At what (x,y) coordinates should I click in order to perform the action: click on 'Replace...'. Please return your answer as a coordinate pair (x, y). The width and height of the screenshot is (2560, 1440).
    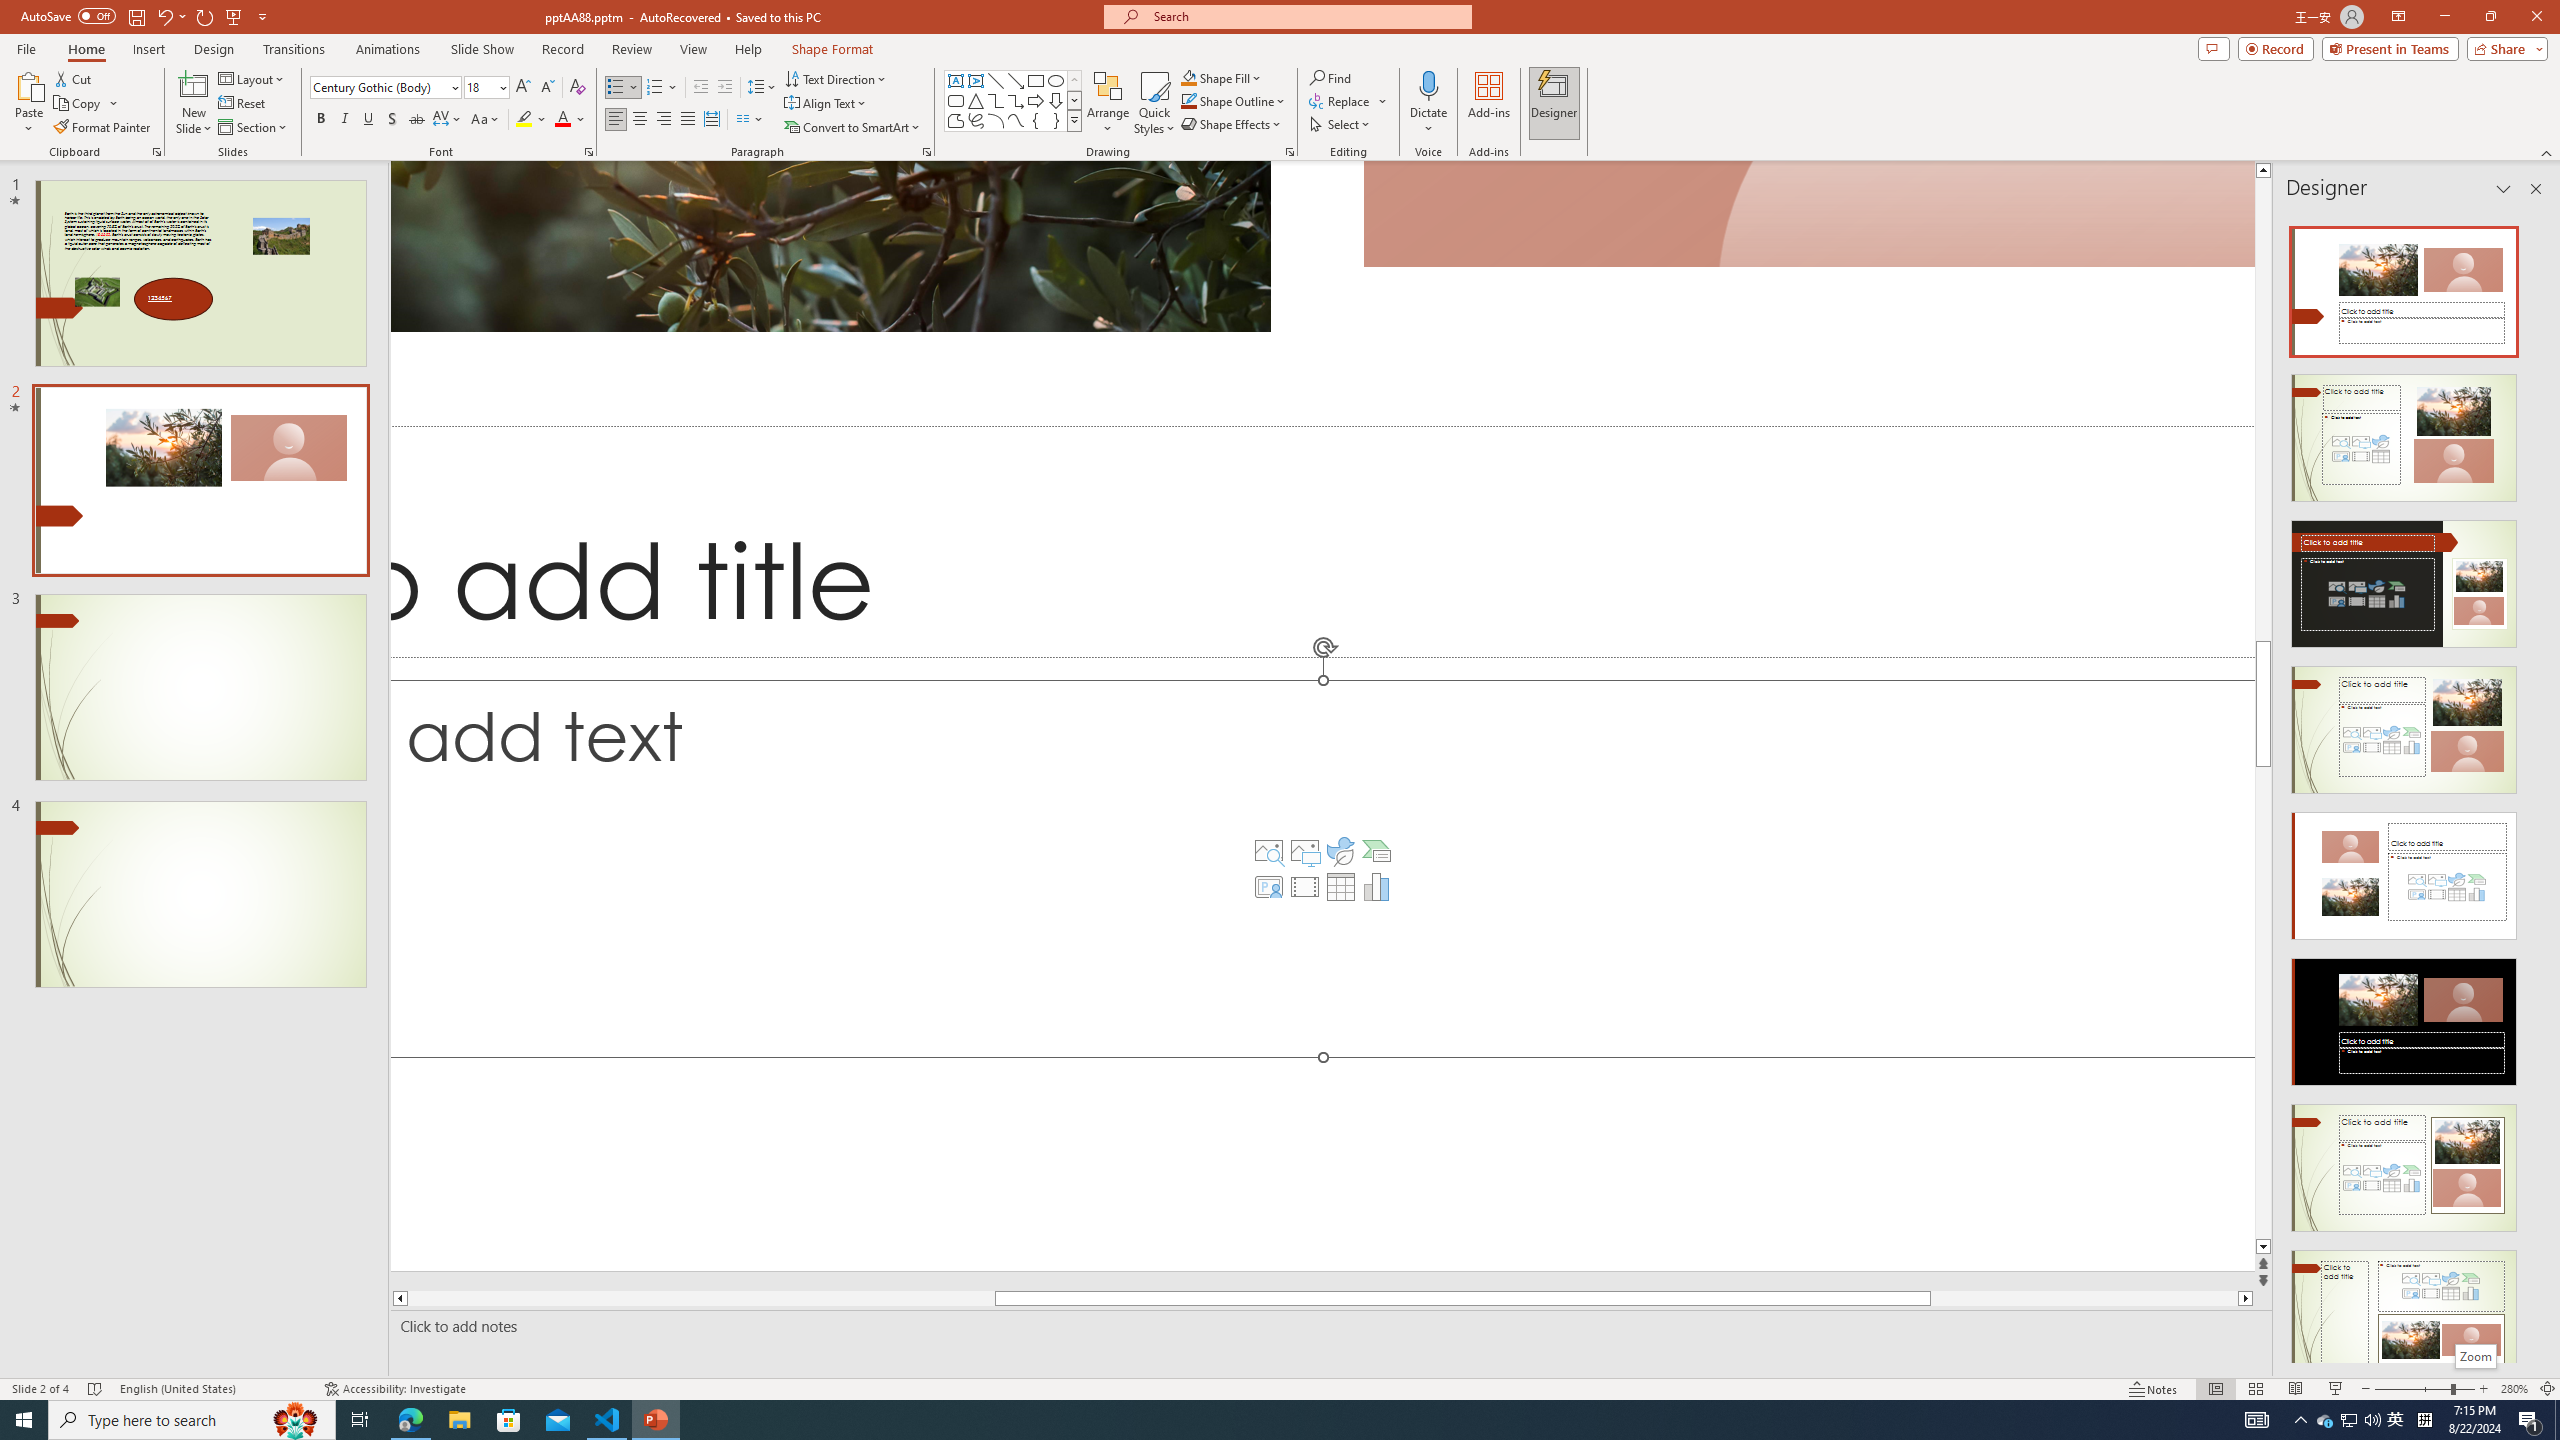
    Looking at the image, I should click on (1349, 99).